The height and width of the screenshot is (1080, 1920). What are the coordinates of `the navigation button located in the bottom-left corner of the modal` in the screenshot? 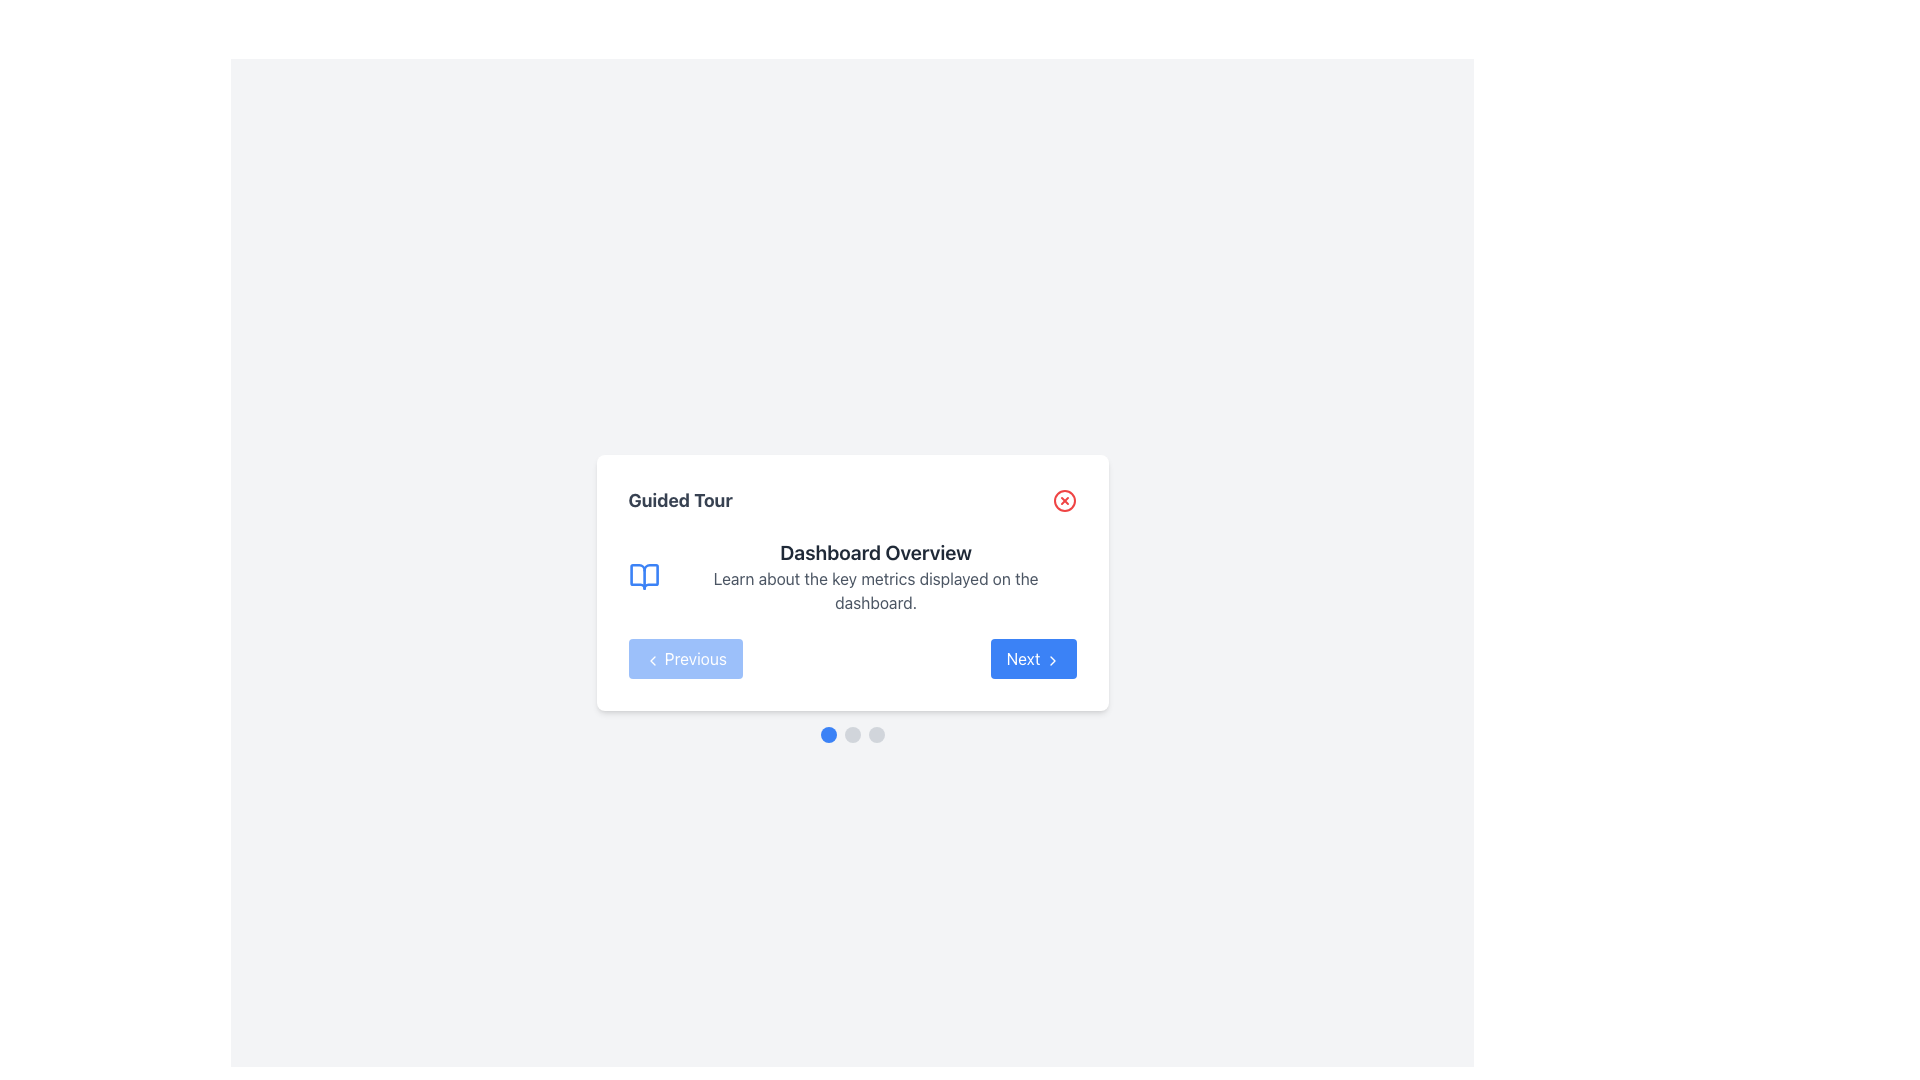 It's located at (685, 659).